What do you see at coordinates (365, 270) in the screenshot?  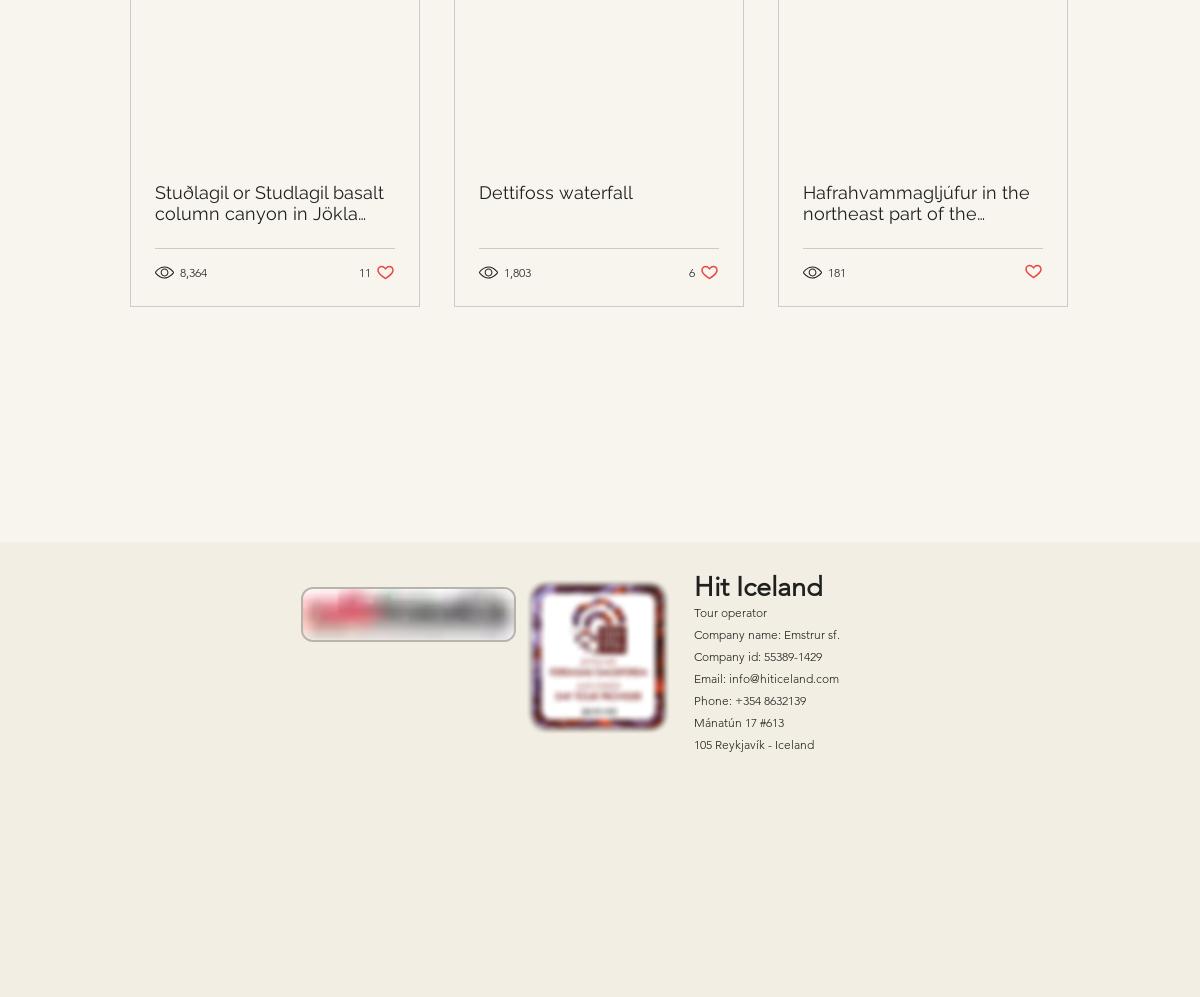 I see `'11'` at bounding box center [365, 270].